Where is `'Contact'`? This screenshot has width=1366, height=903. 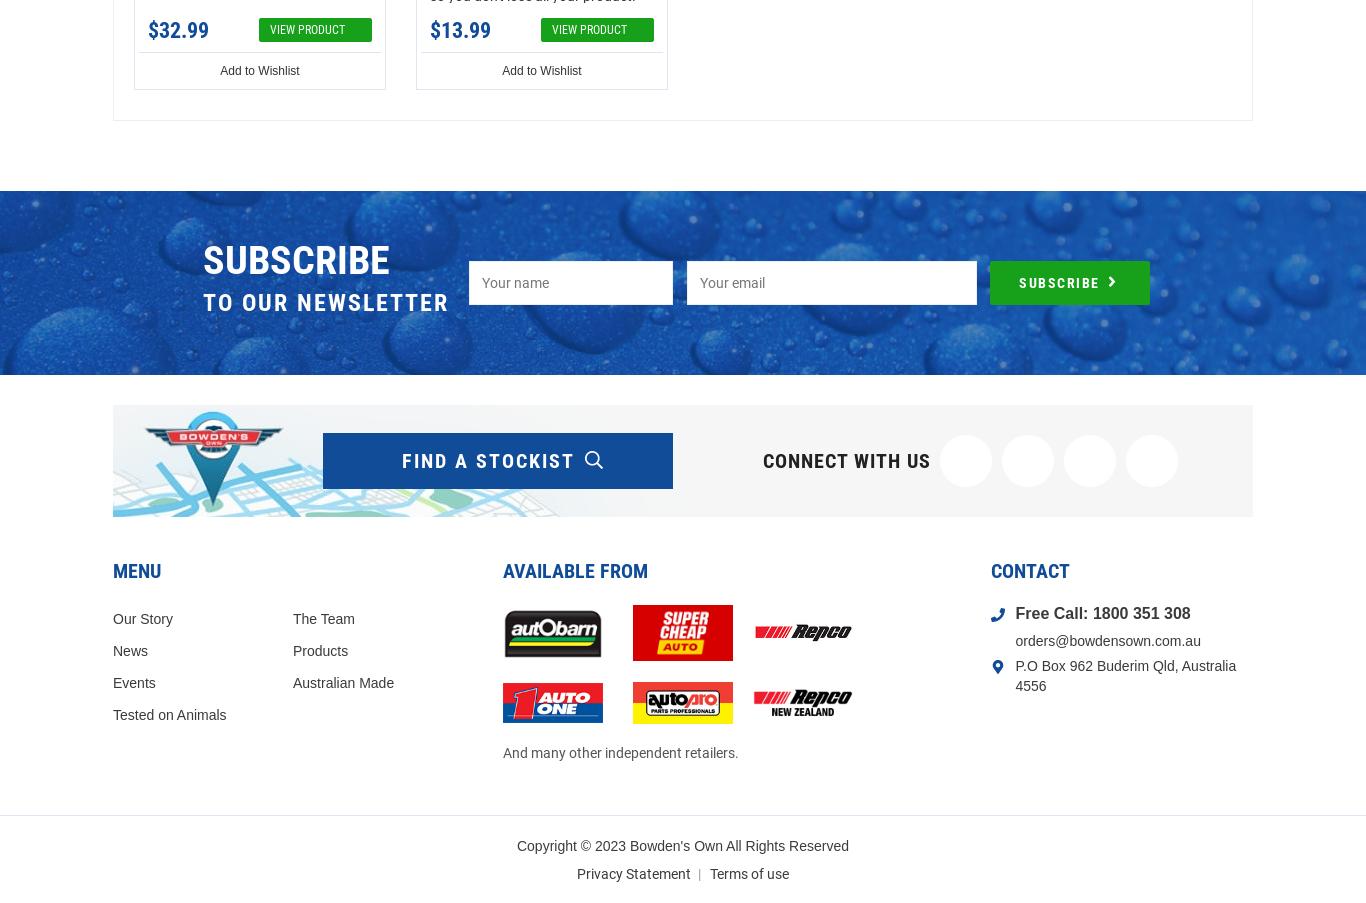
'Contact' is located at coordinates (1028, 569).